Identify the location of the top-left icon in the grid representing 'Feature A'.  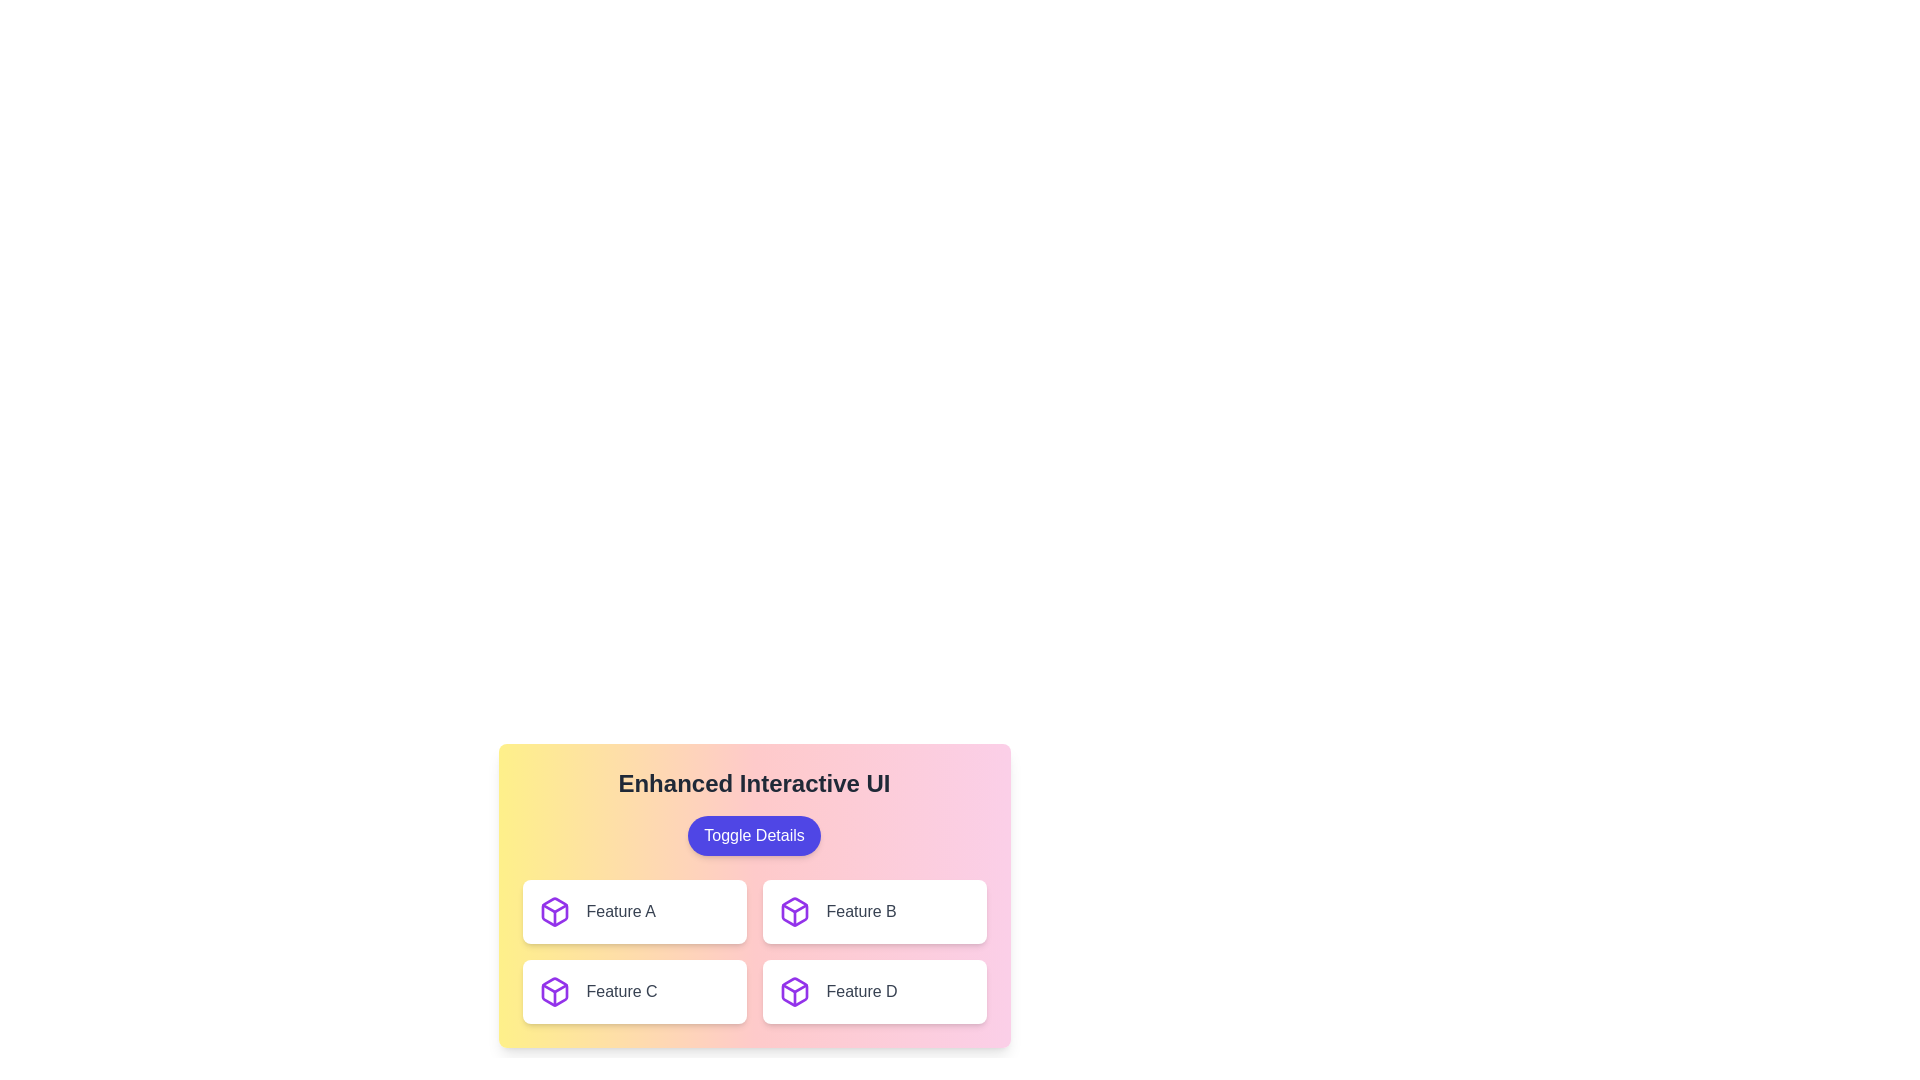
(554, 911).